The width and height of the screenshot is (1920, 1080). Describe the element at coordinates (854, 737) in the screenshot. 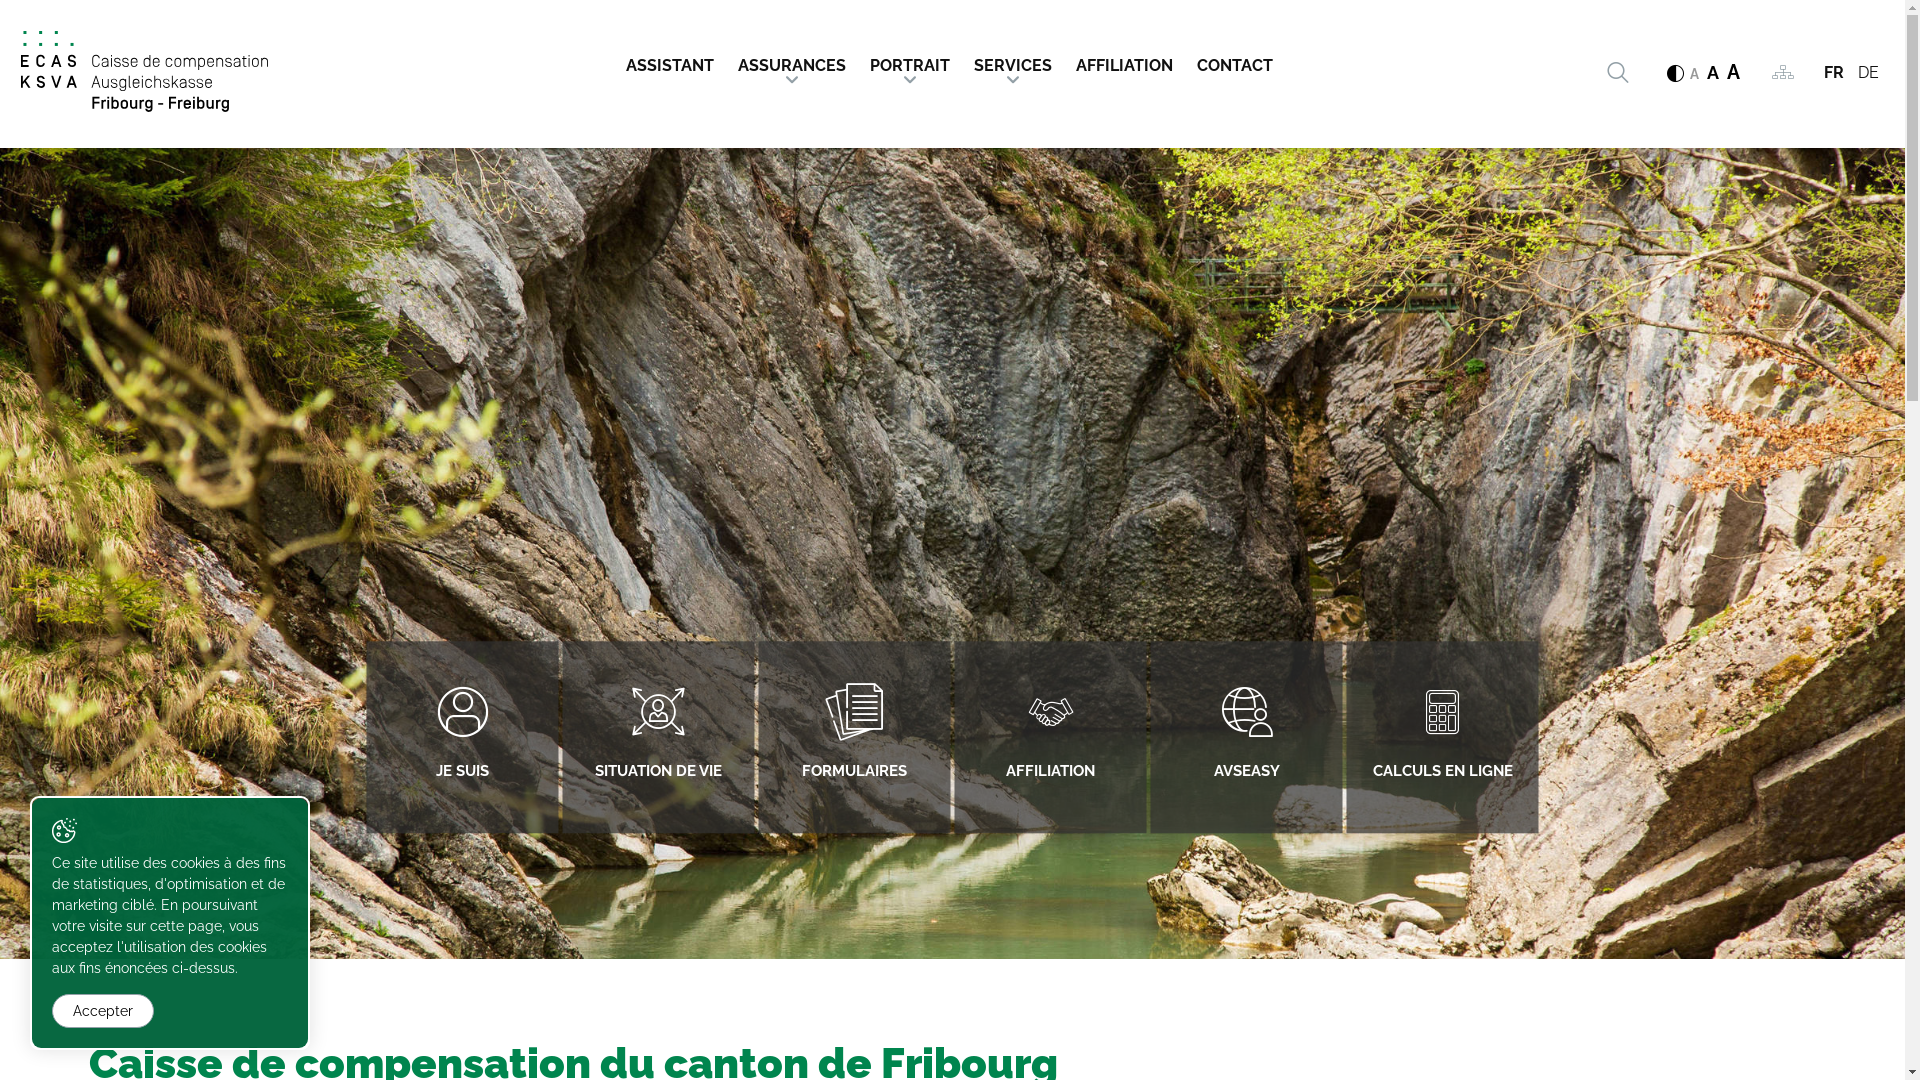

I see `'FORMULAIRES'` at that location.